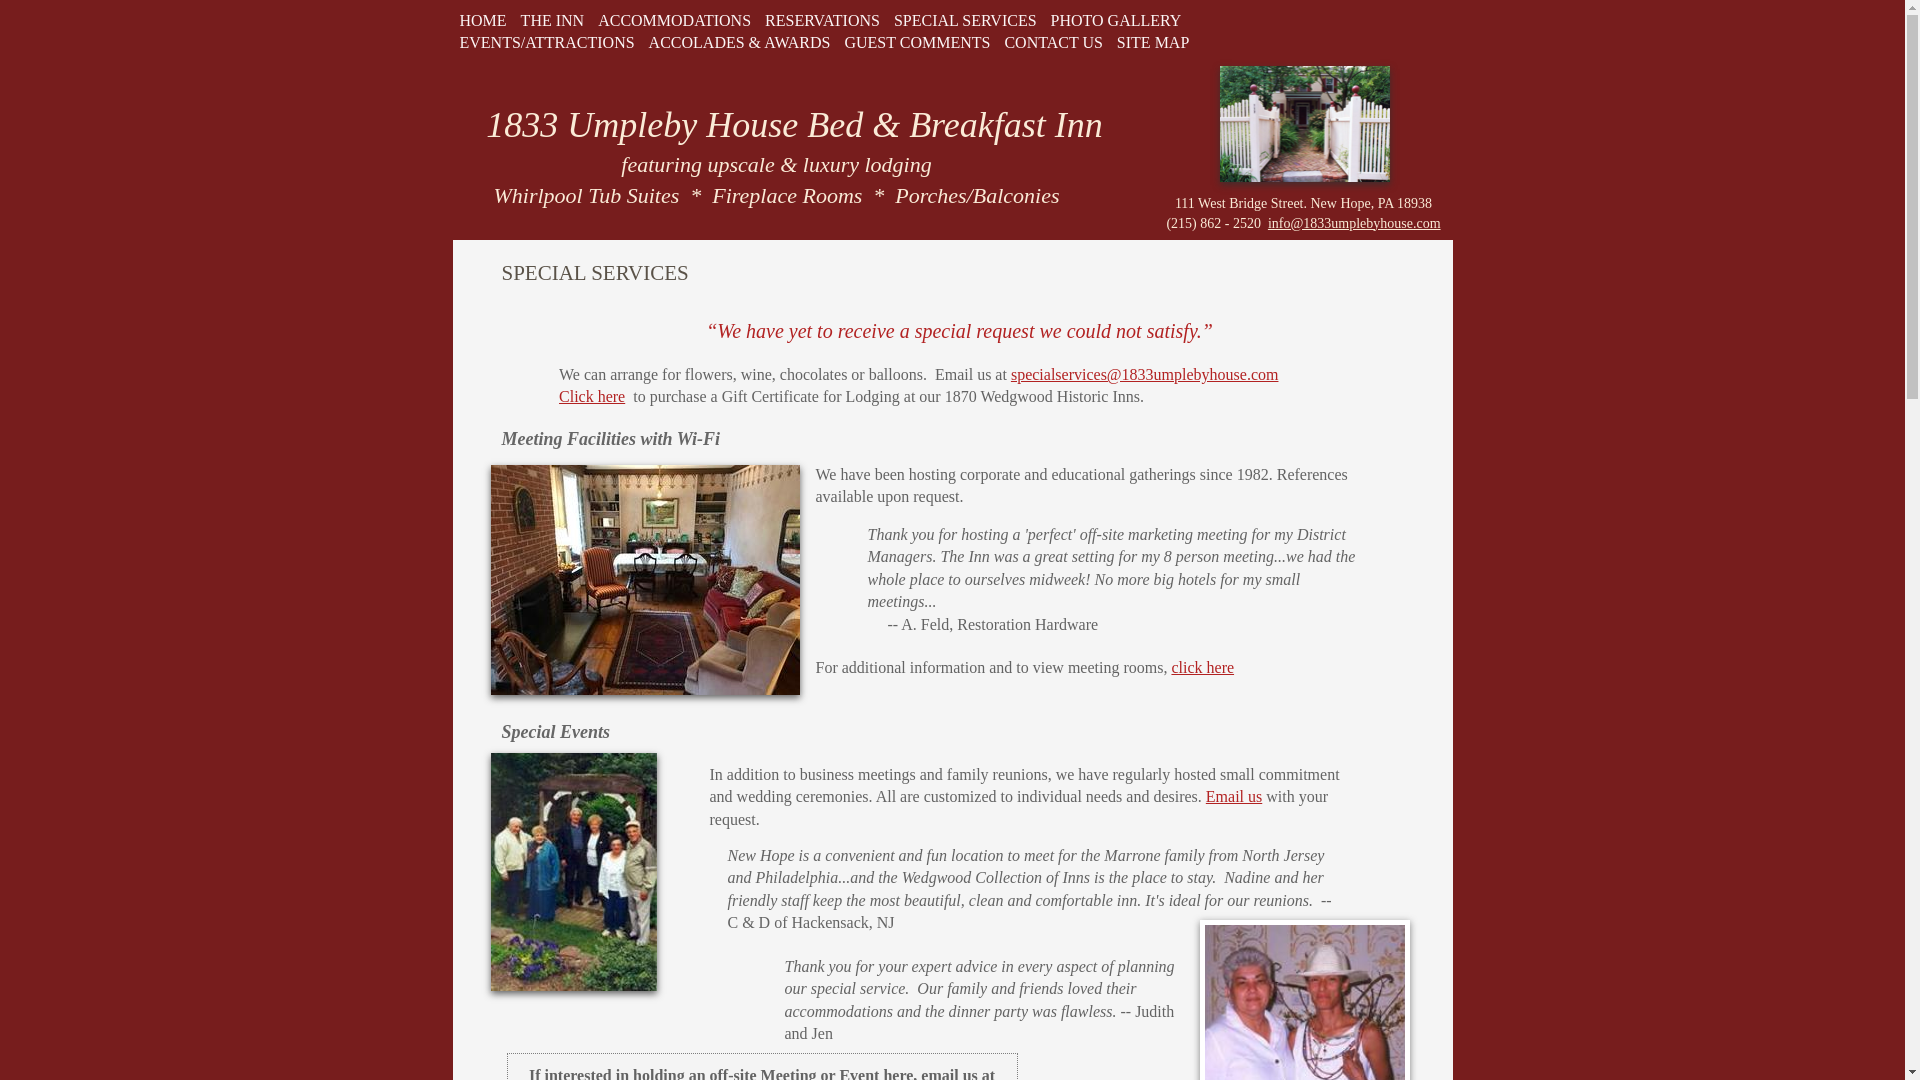 The image size is (1920, 1080). I want to click on 'info@1833umplebyhouse.com', so click(1354, 223).